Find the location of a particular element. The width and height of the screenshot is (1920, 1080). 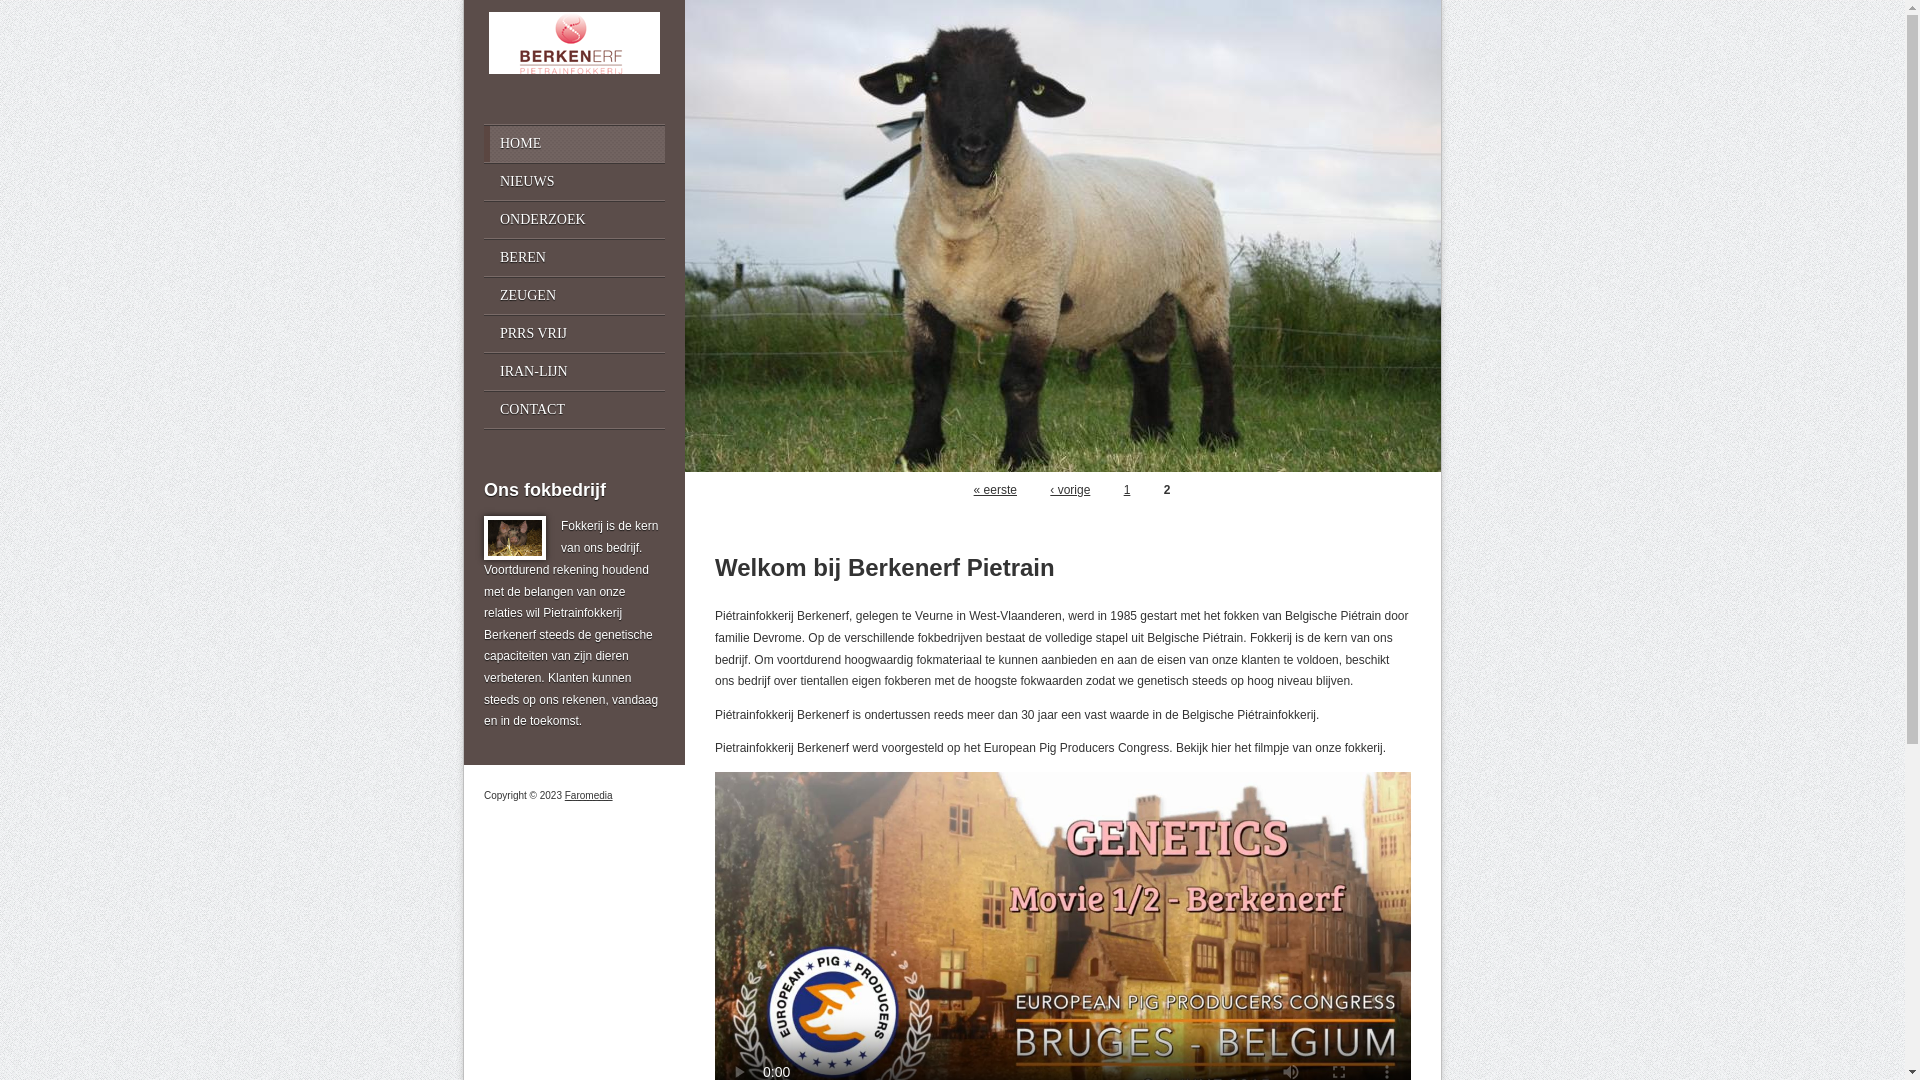

'ZEUGEN' is located at coordinates (484, 296).